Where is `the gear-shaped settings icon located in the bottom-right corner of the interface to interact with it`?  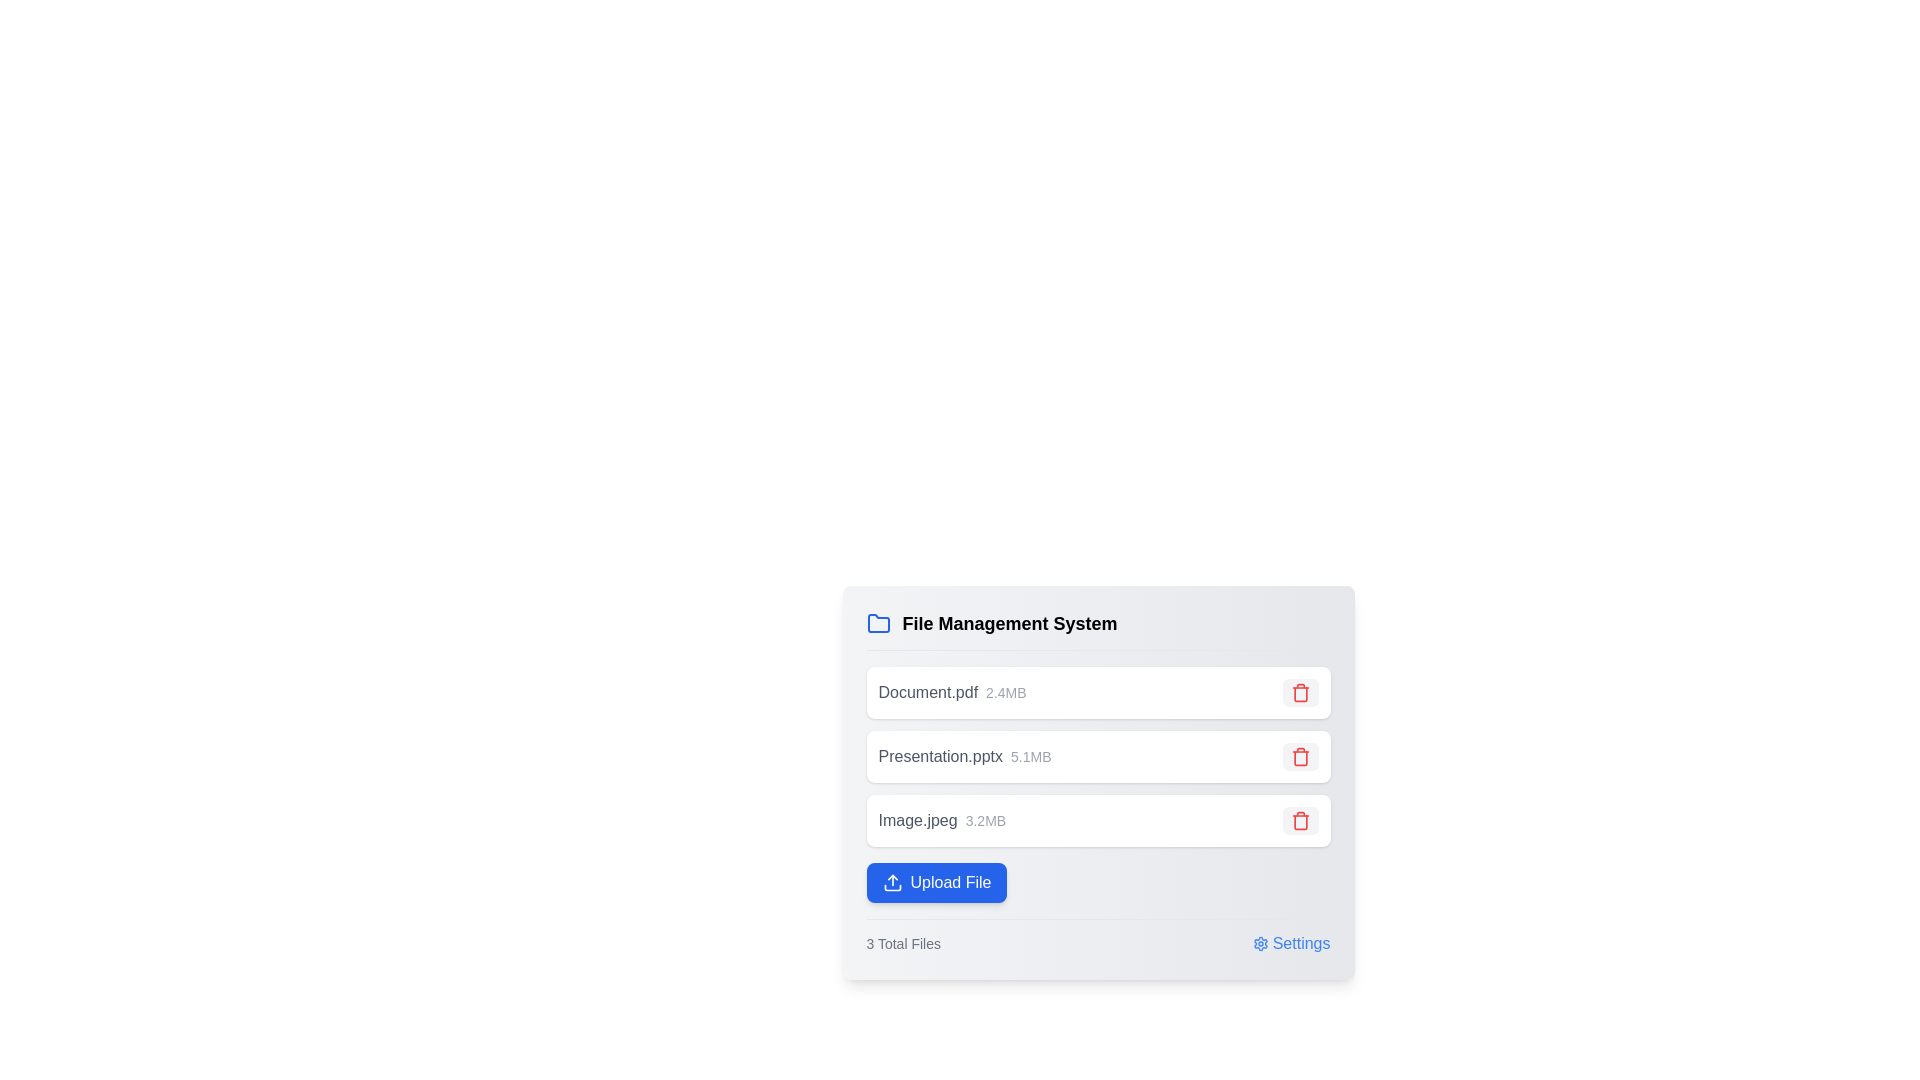
the gear-shaped settings icon located in the bottom-right corner of the interface to interact with it is located at coordinates (1259, 944).